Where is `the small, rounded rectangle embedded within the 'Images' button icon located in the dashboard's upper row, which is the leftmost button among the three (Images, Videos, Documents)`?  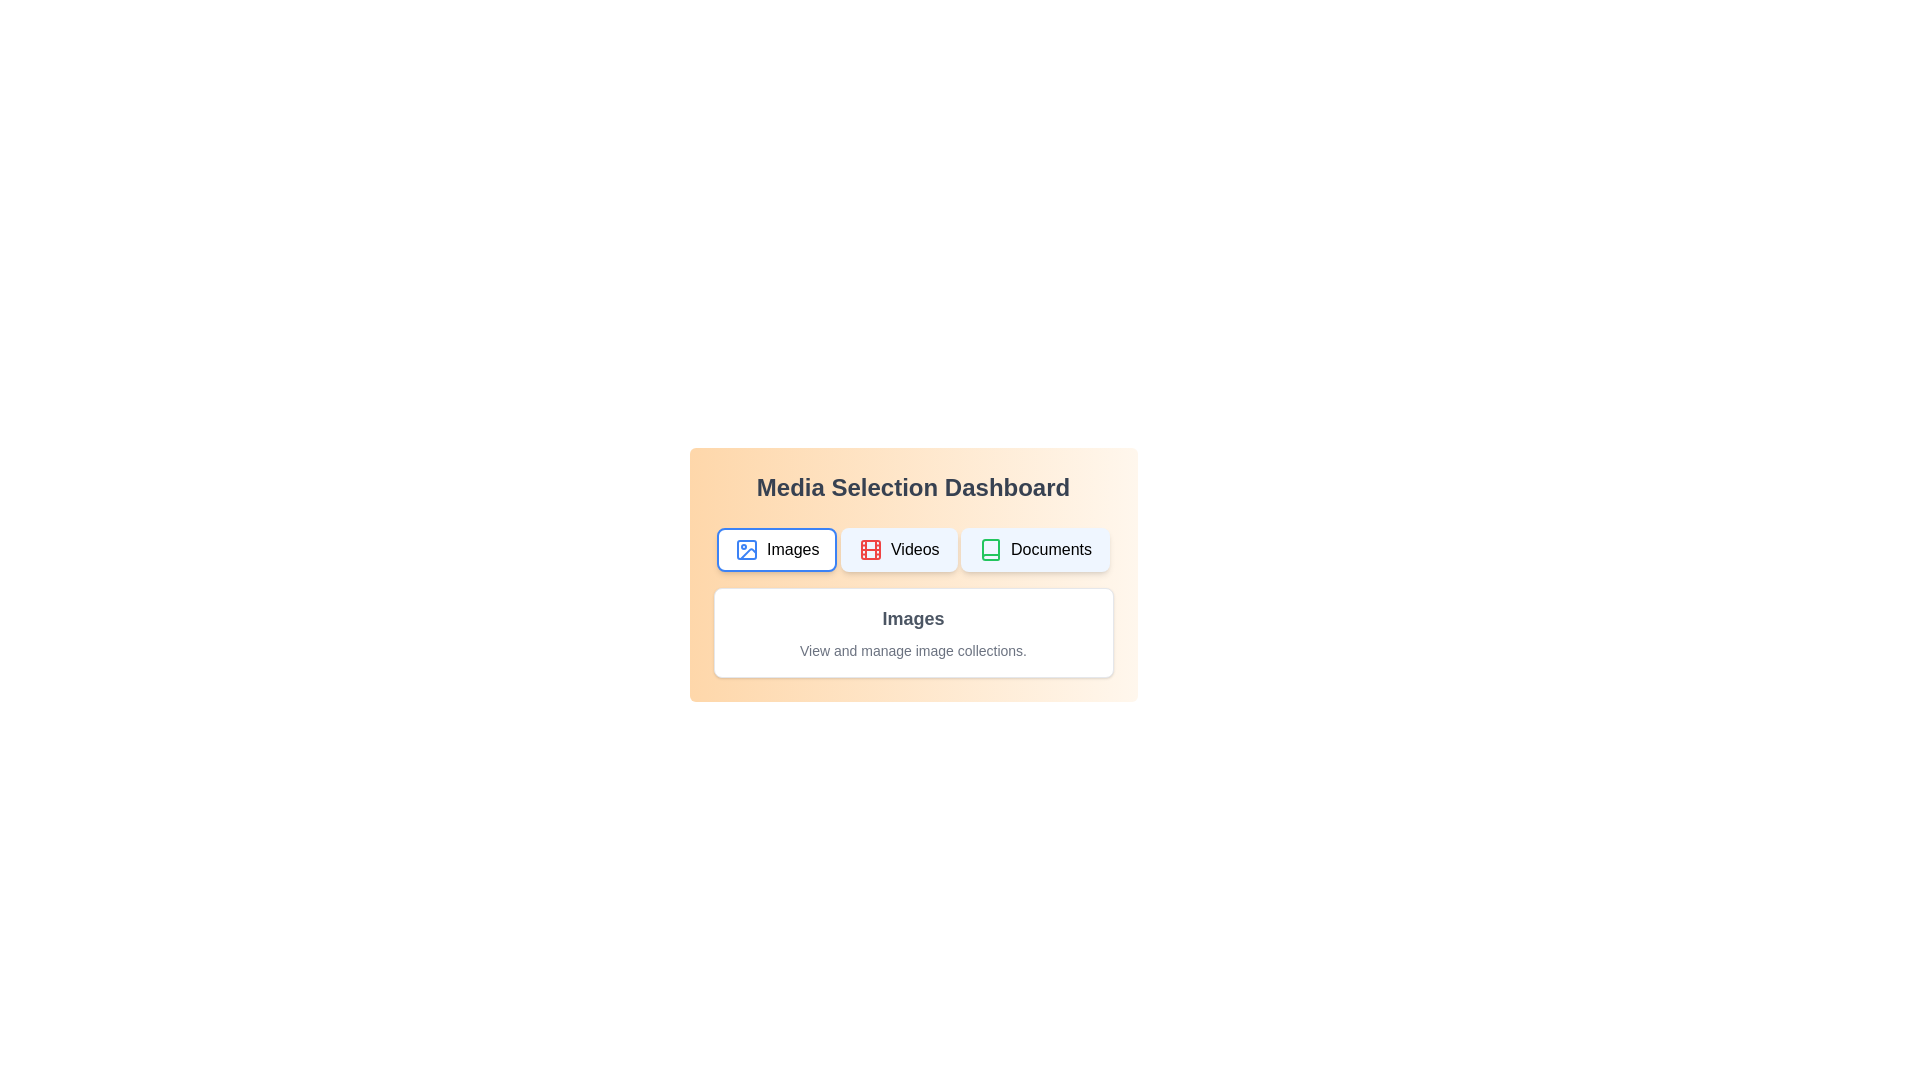 the small, rounded rectangle embedded within the 'Images' button icon located in the dashboard's upper row, which is the leftmost button among the three (Images, Videos, Documents) is located at coordinates (746, 550).